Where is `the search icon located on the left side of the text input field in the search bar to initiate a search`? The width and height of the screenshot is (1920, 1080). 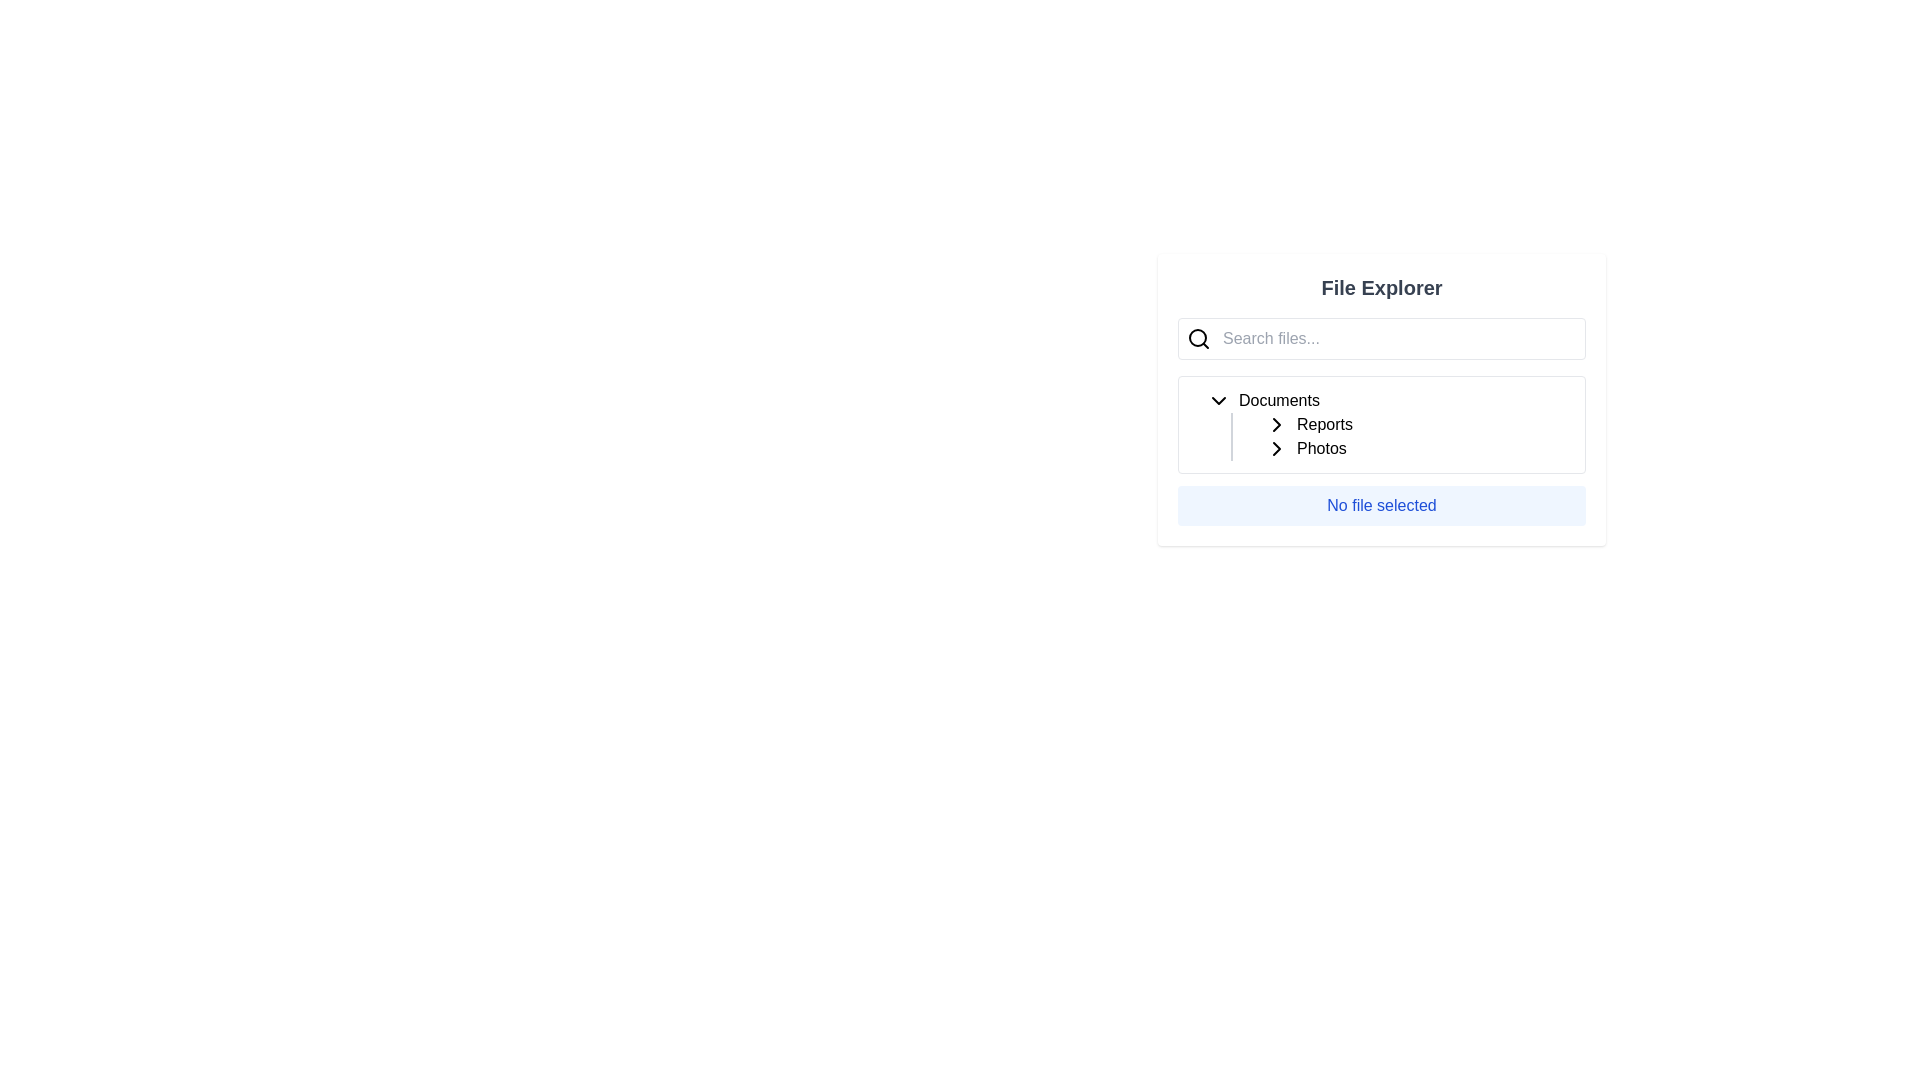
the search icon located on the left side of the text input field in the search bar to initiate a search is located at coordinates (1199, 338).